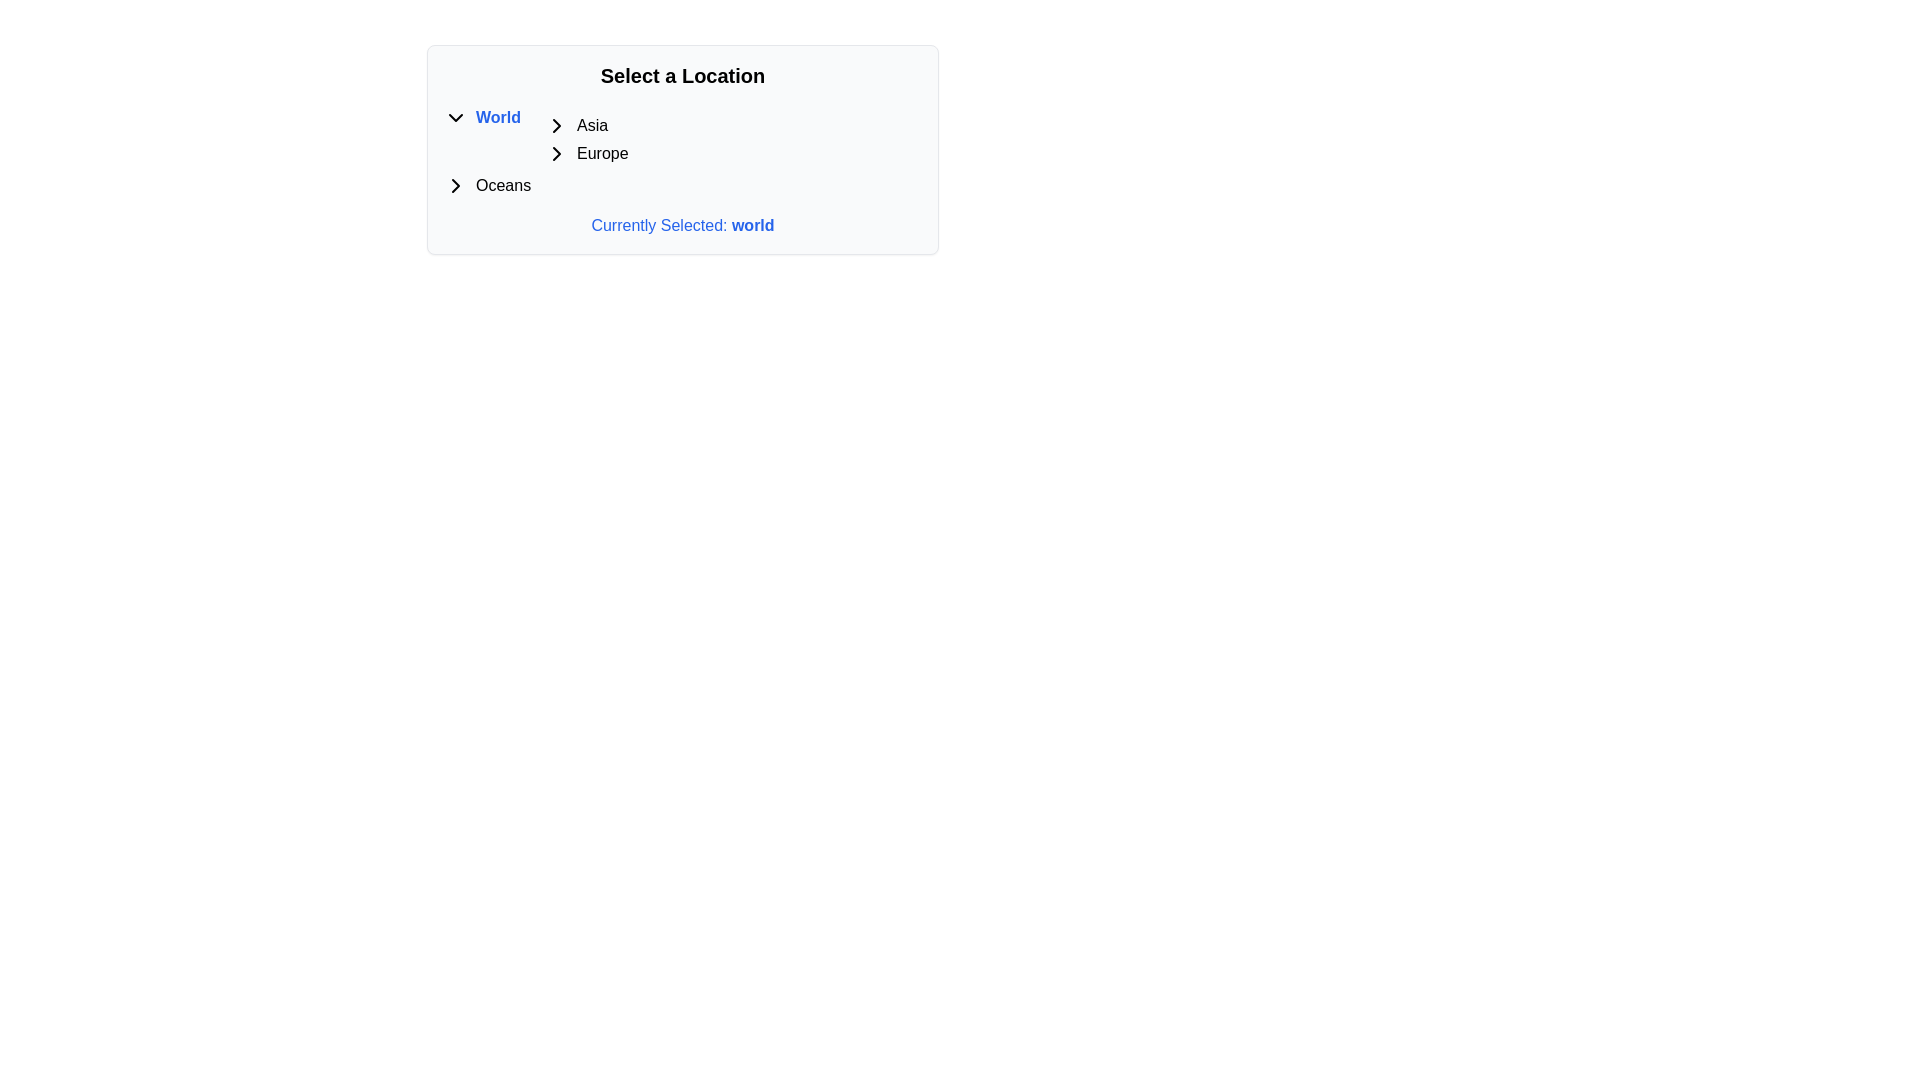 The width and height of the screenshot is (1920, 1080). What do you see at coordinates (752, 225) in the screenshot?
I see `the text 'world' which is displayed in blue color and part of the phrase 'Currently Selected: world' in the lower area of the 'Select a Location' section` at bounding box center [752, 225].